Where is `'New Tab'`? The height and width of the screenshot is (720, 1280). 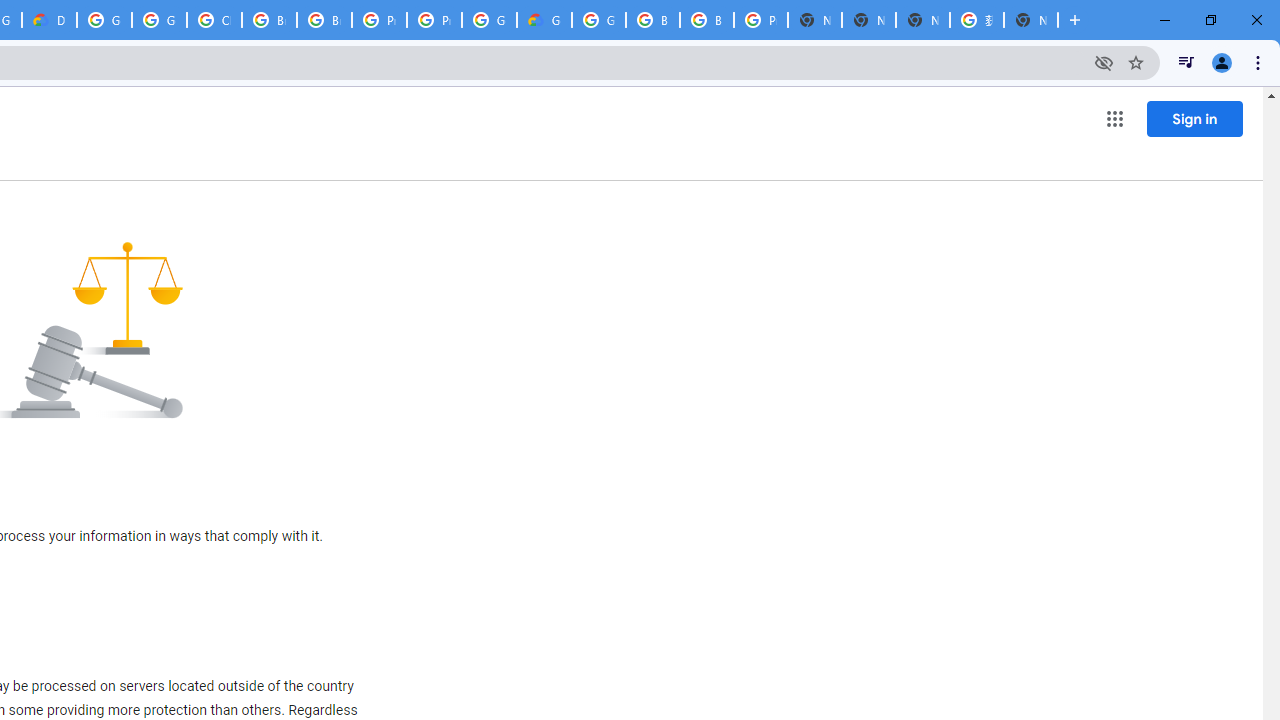
'New Tab' is located at coordinates (1031, 20).